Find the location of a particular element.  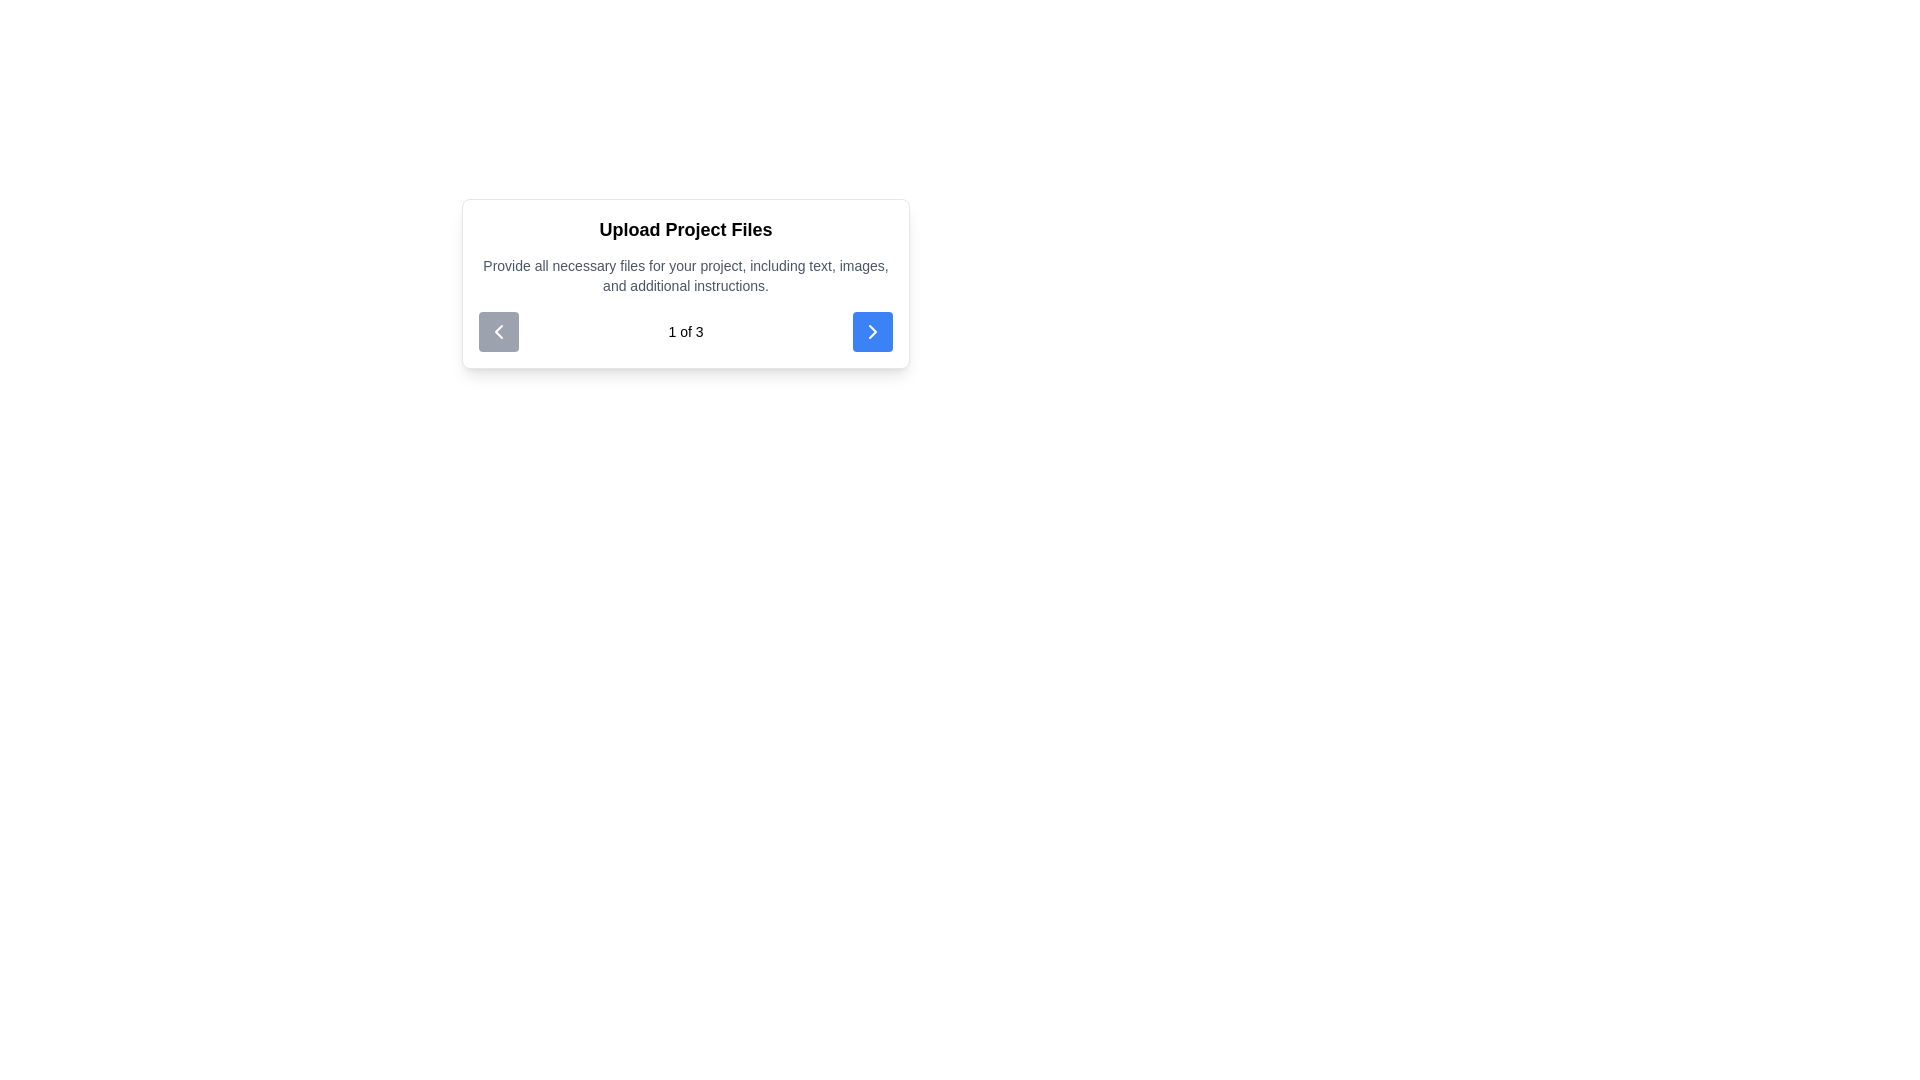

the leftward-pointing chevron icon, which is styled as a white icon on a blue circular background, located in the pagination section is located at coordinates (499, 330).